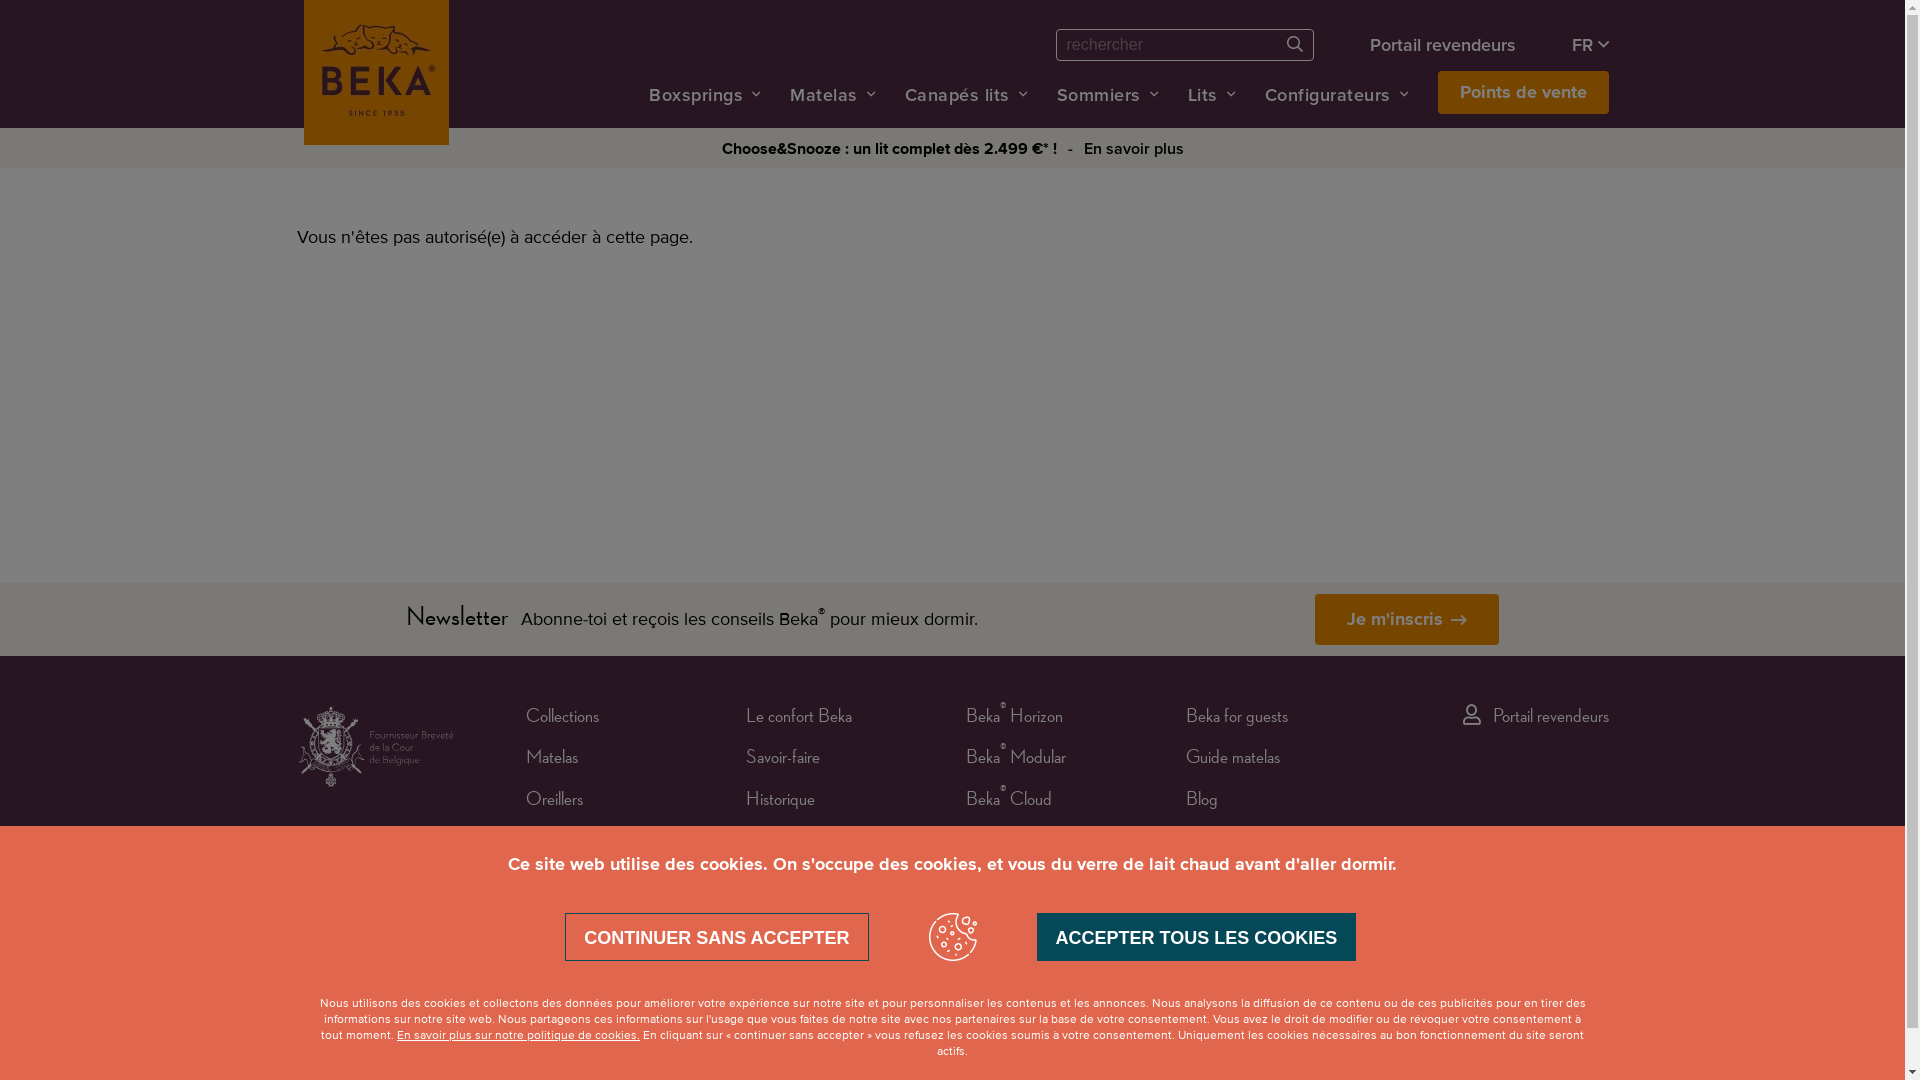 The image size is (1920, 1080). Describe the element at coordinates (1437, 92) in the screenshot. I see `'Points de vente'` at that location.